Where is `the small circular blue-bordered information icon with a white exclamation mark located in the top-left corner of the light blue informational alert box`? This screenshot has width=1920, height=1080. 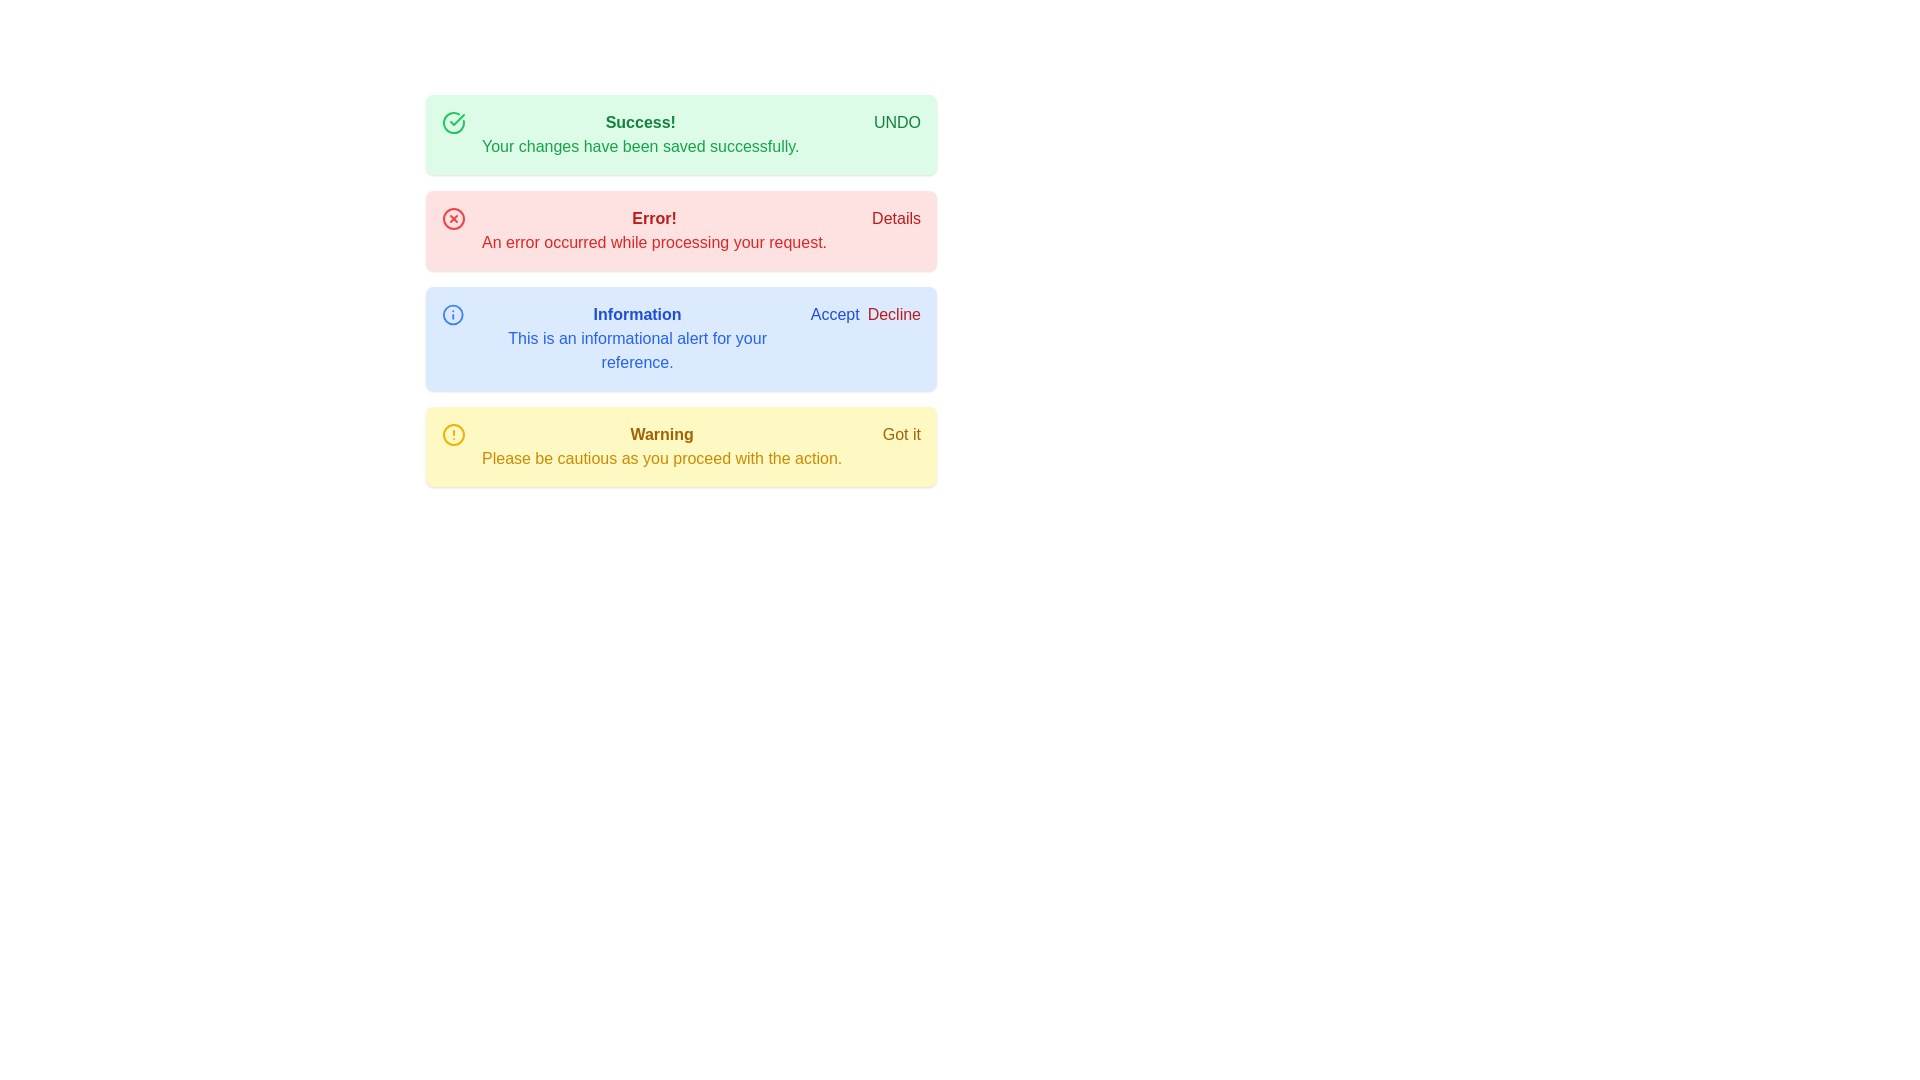
the small circular blue-bordered information icon with a white exclamation mark located in the top-left corner of the light blue informational alert box is located at coordinates (452, 315).